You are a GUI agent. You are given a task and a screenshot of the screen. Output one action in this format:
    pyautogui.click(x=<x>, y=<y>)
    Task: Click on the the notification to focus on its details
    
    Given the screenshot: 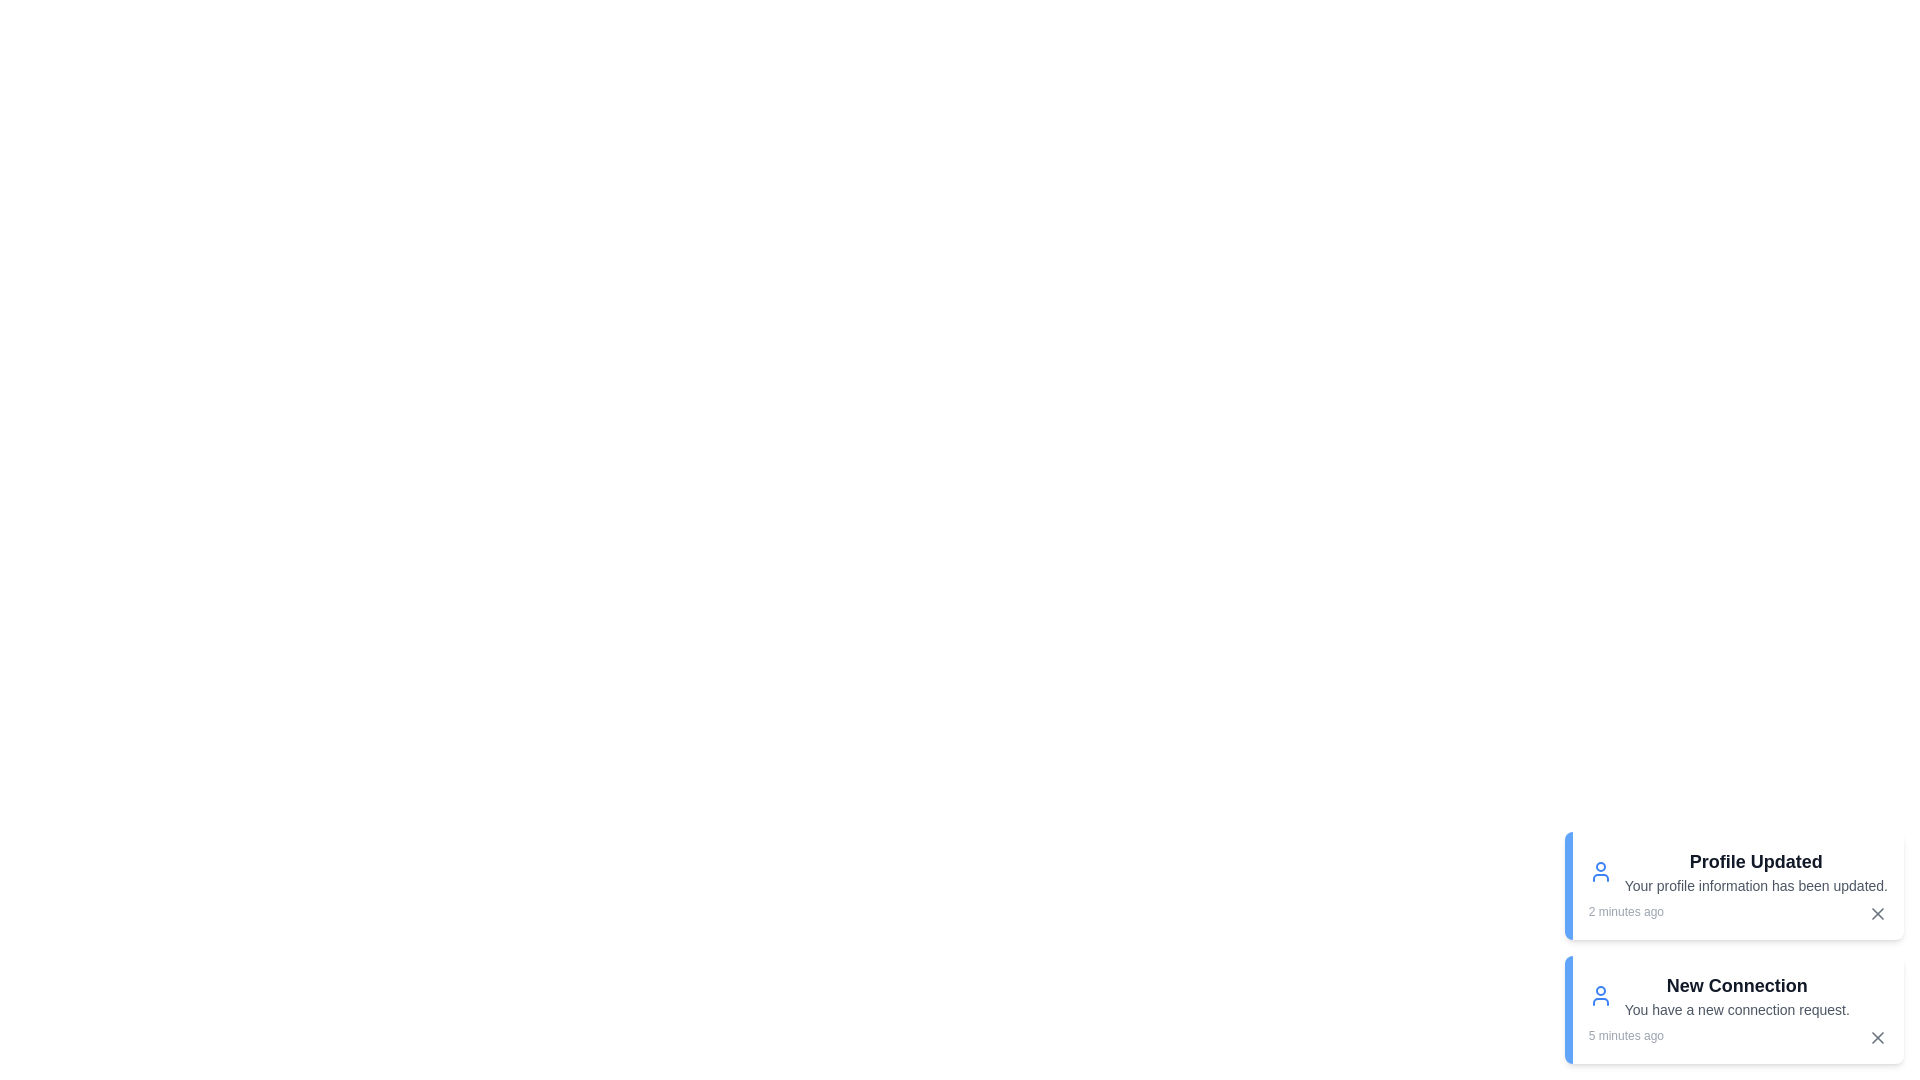 What is the action you would take?
    pyautogui.click(x=1732, y=885)
    